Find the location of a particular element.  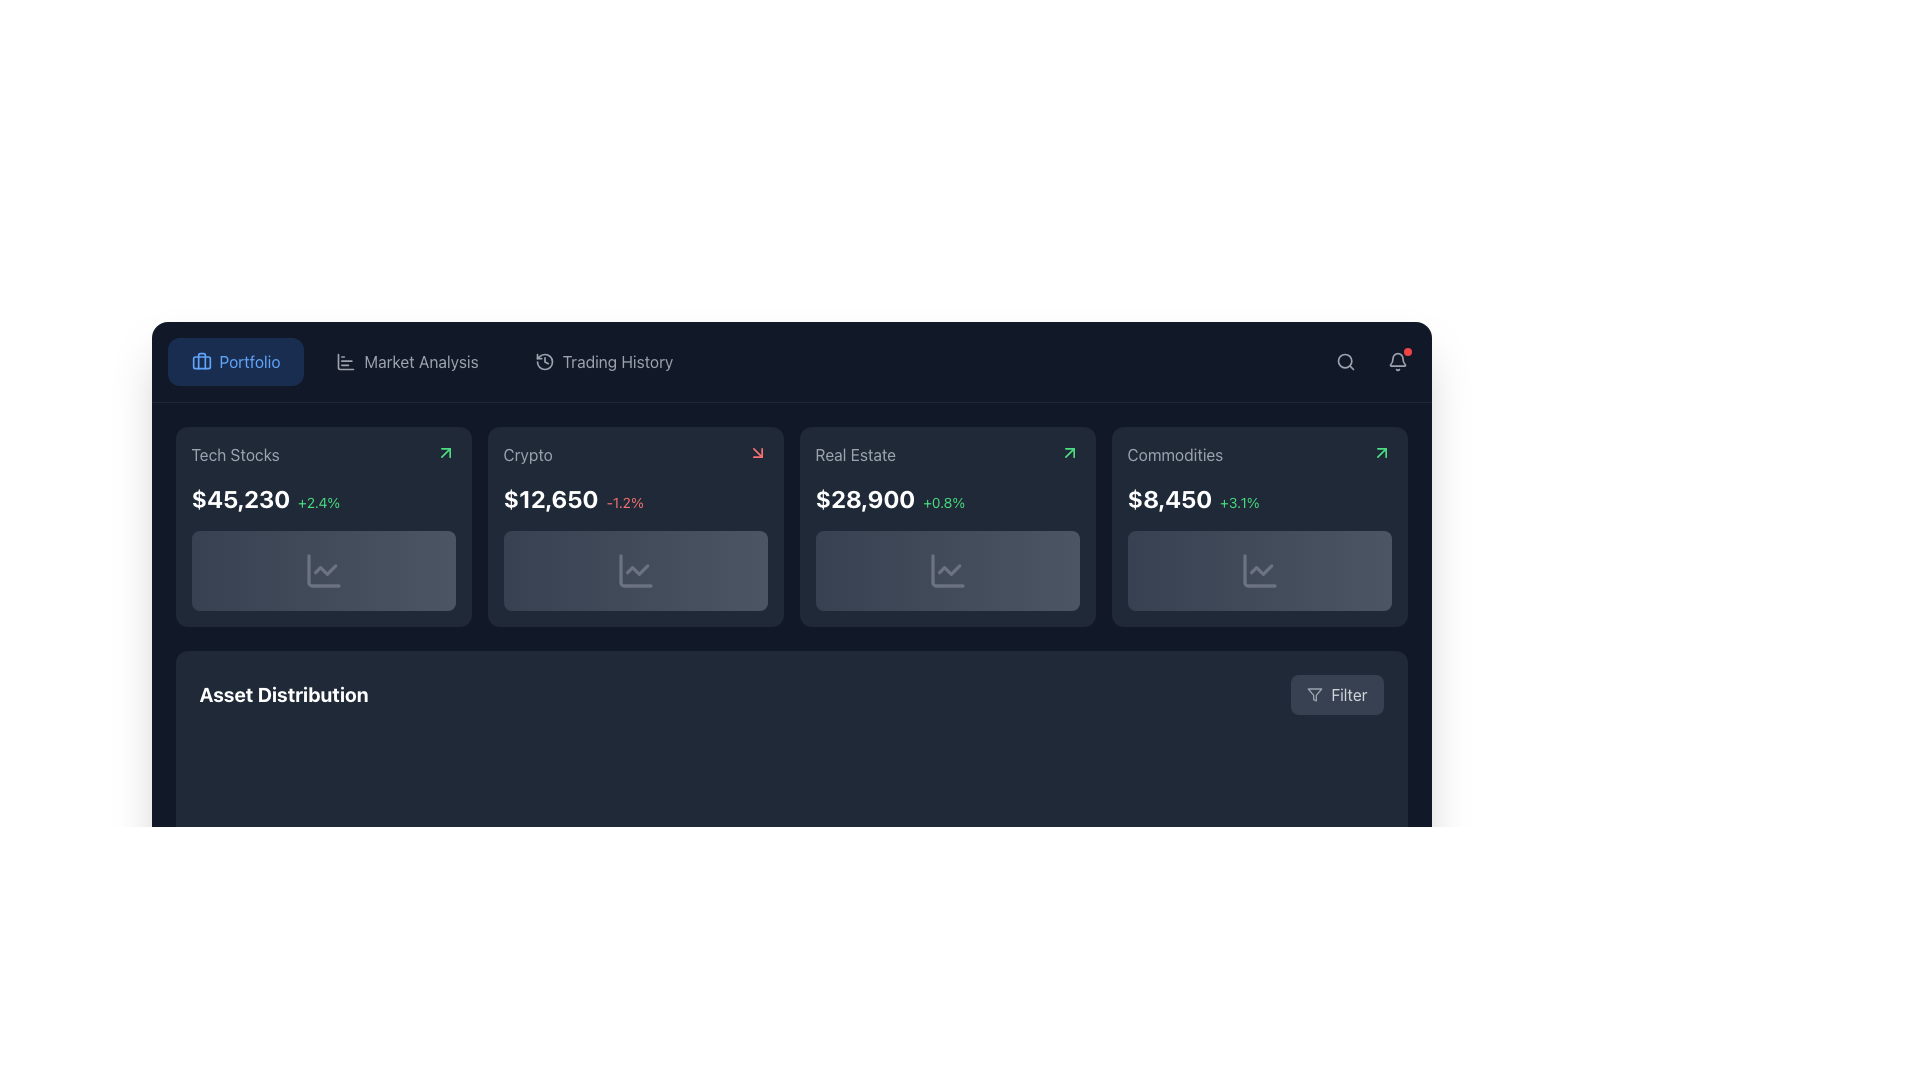

text label displaying 'Commodities' which is positioned in the top-left section of the top-right card, surrounded by a dark background is located at coordinates (1175, 455).